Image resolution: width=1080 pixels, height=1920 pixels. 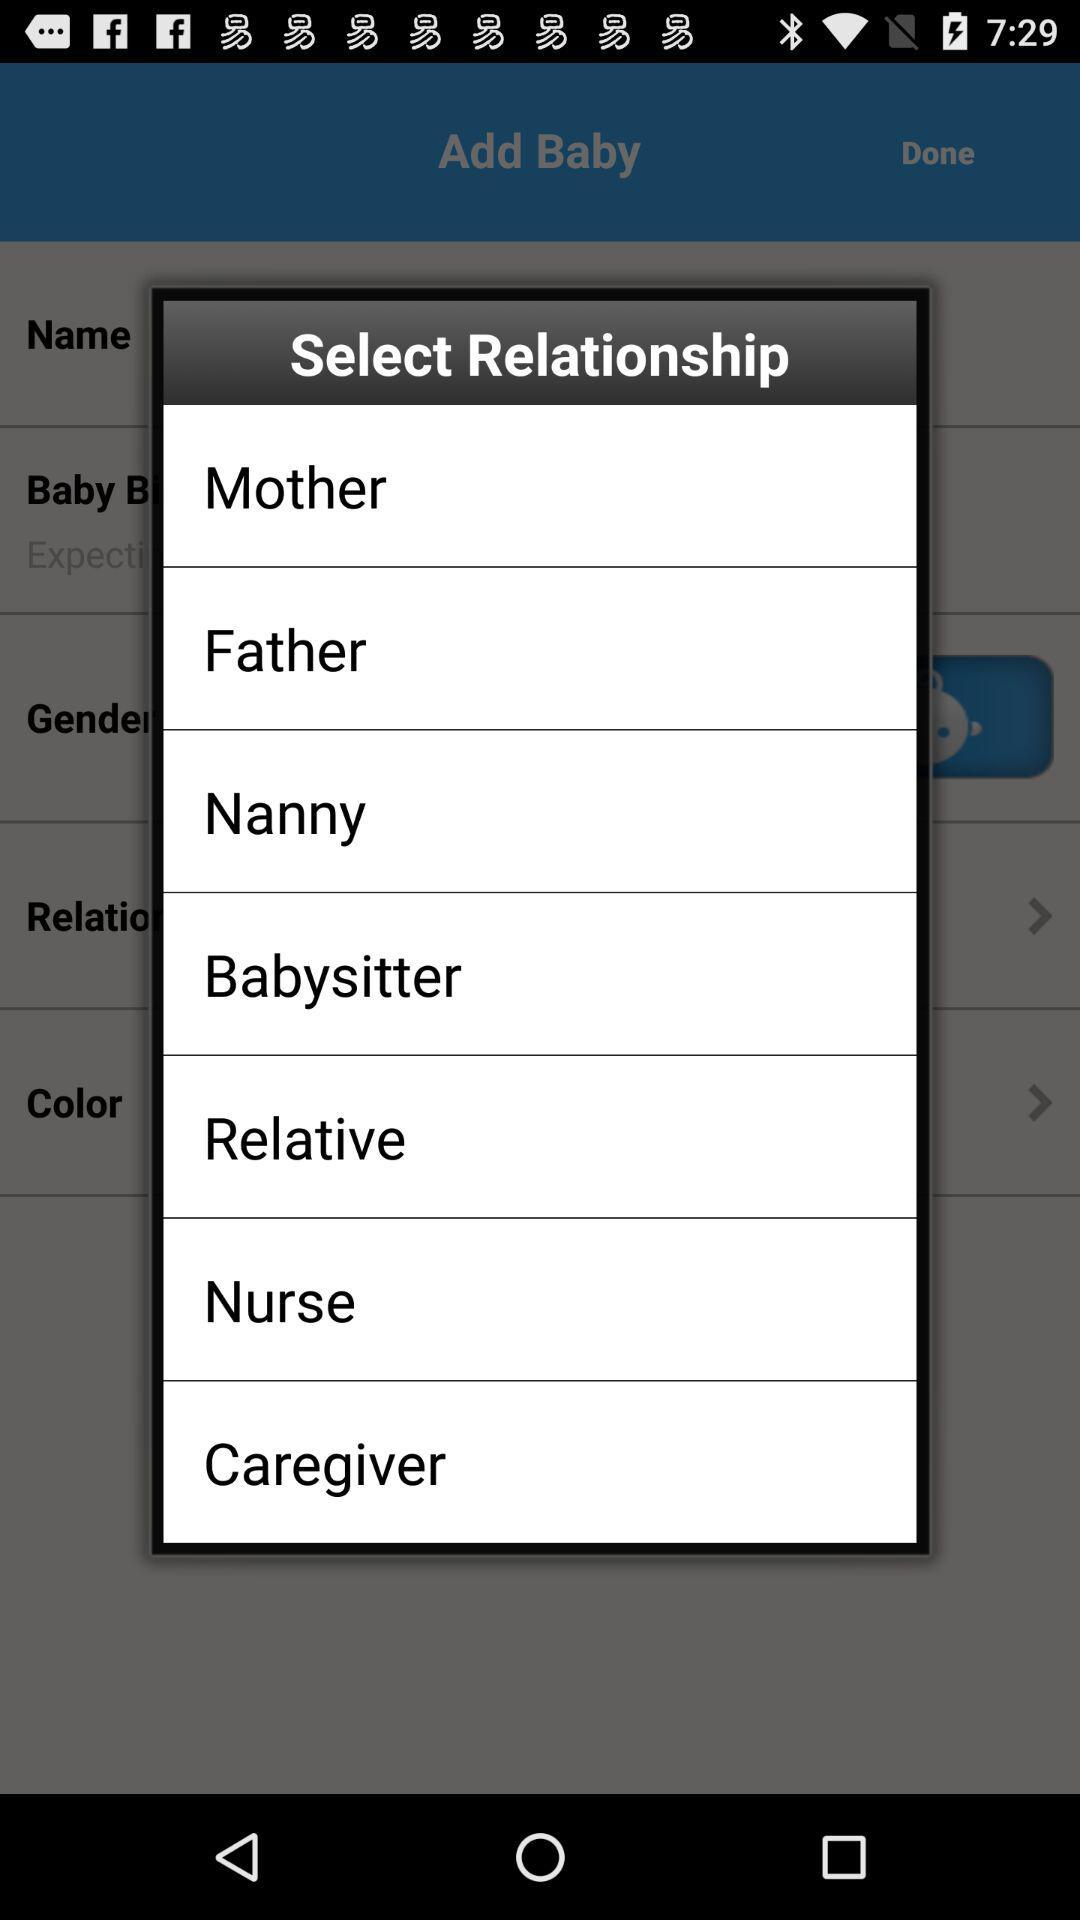 What do you see at coordinates (304, 1136) in the screenshot?
I see `the relative` at bounding box center [304, 1136].